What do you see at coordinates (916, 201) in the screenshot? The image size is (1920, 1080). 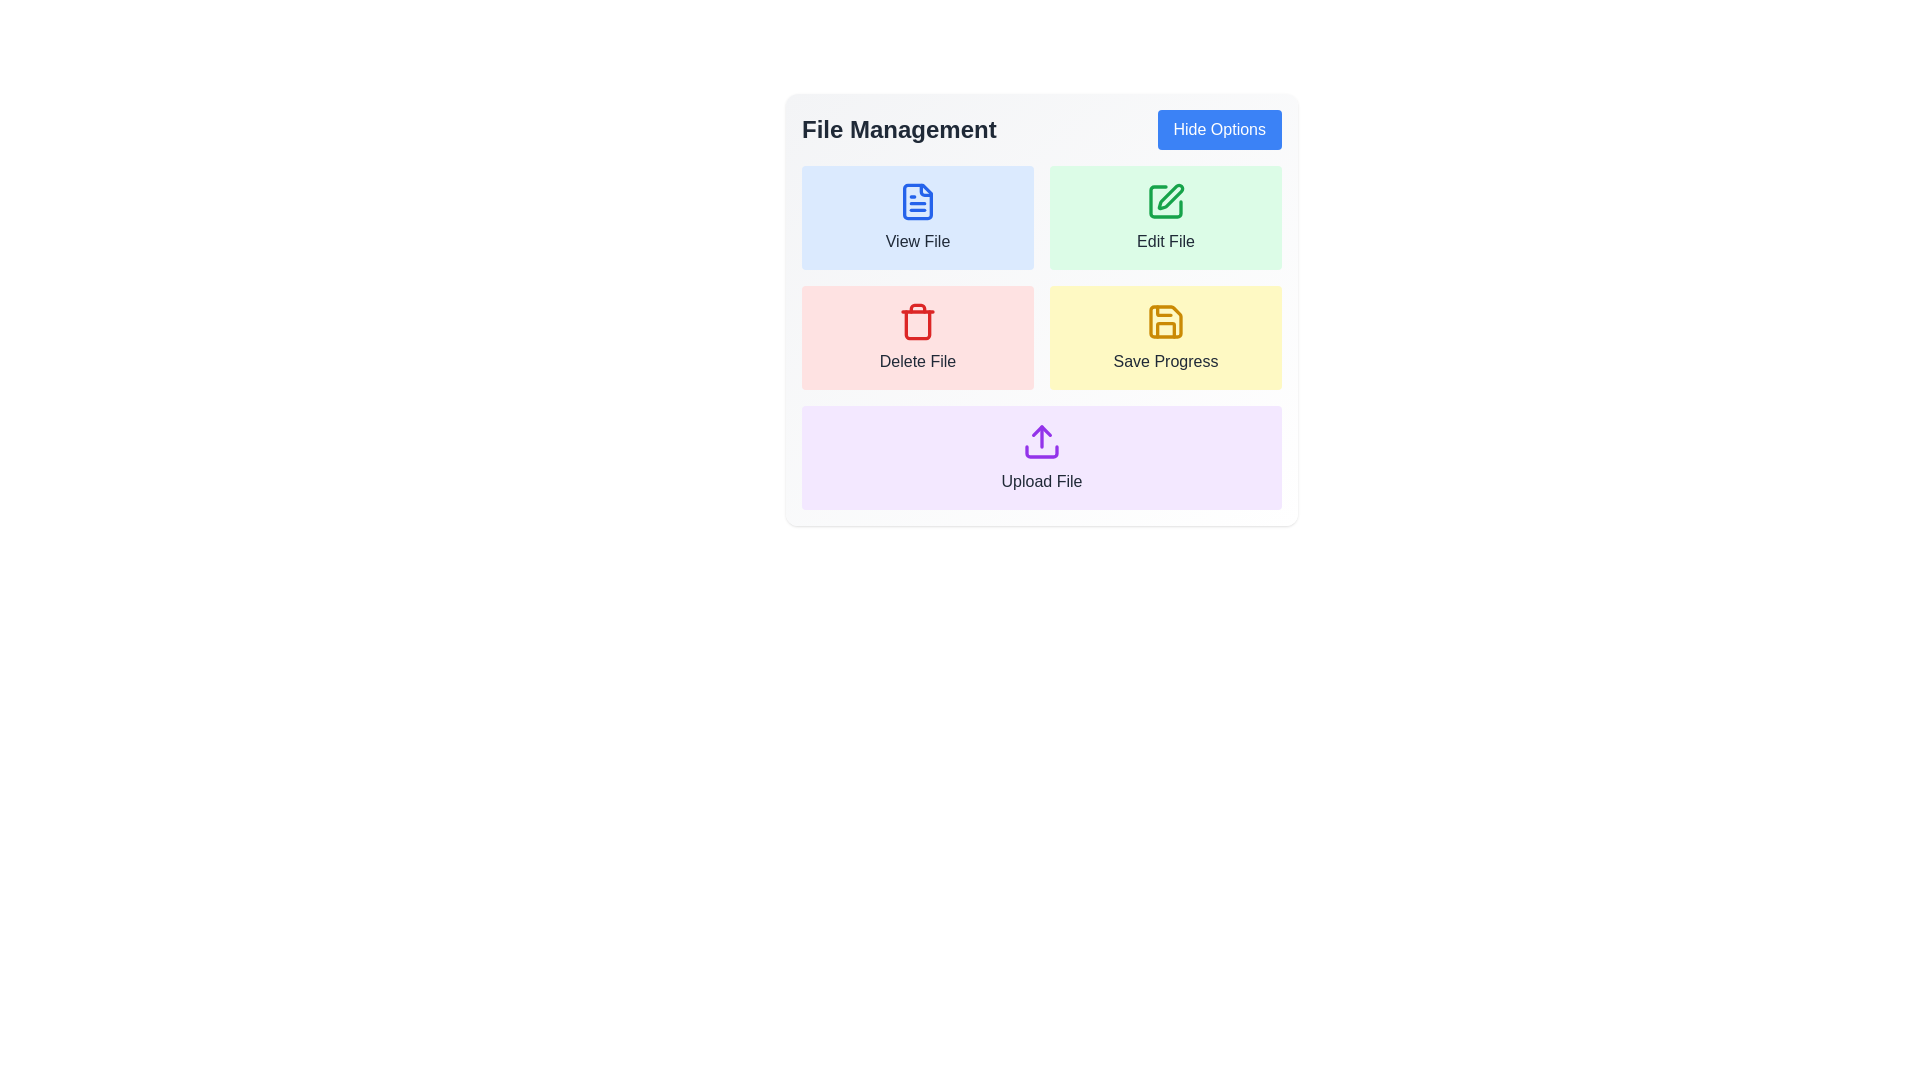 I see `the 'View File' icon located in the top left corner of the 'File Management' section, which allows users` at bounding box center [916, 201].